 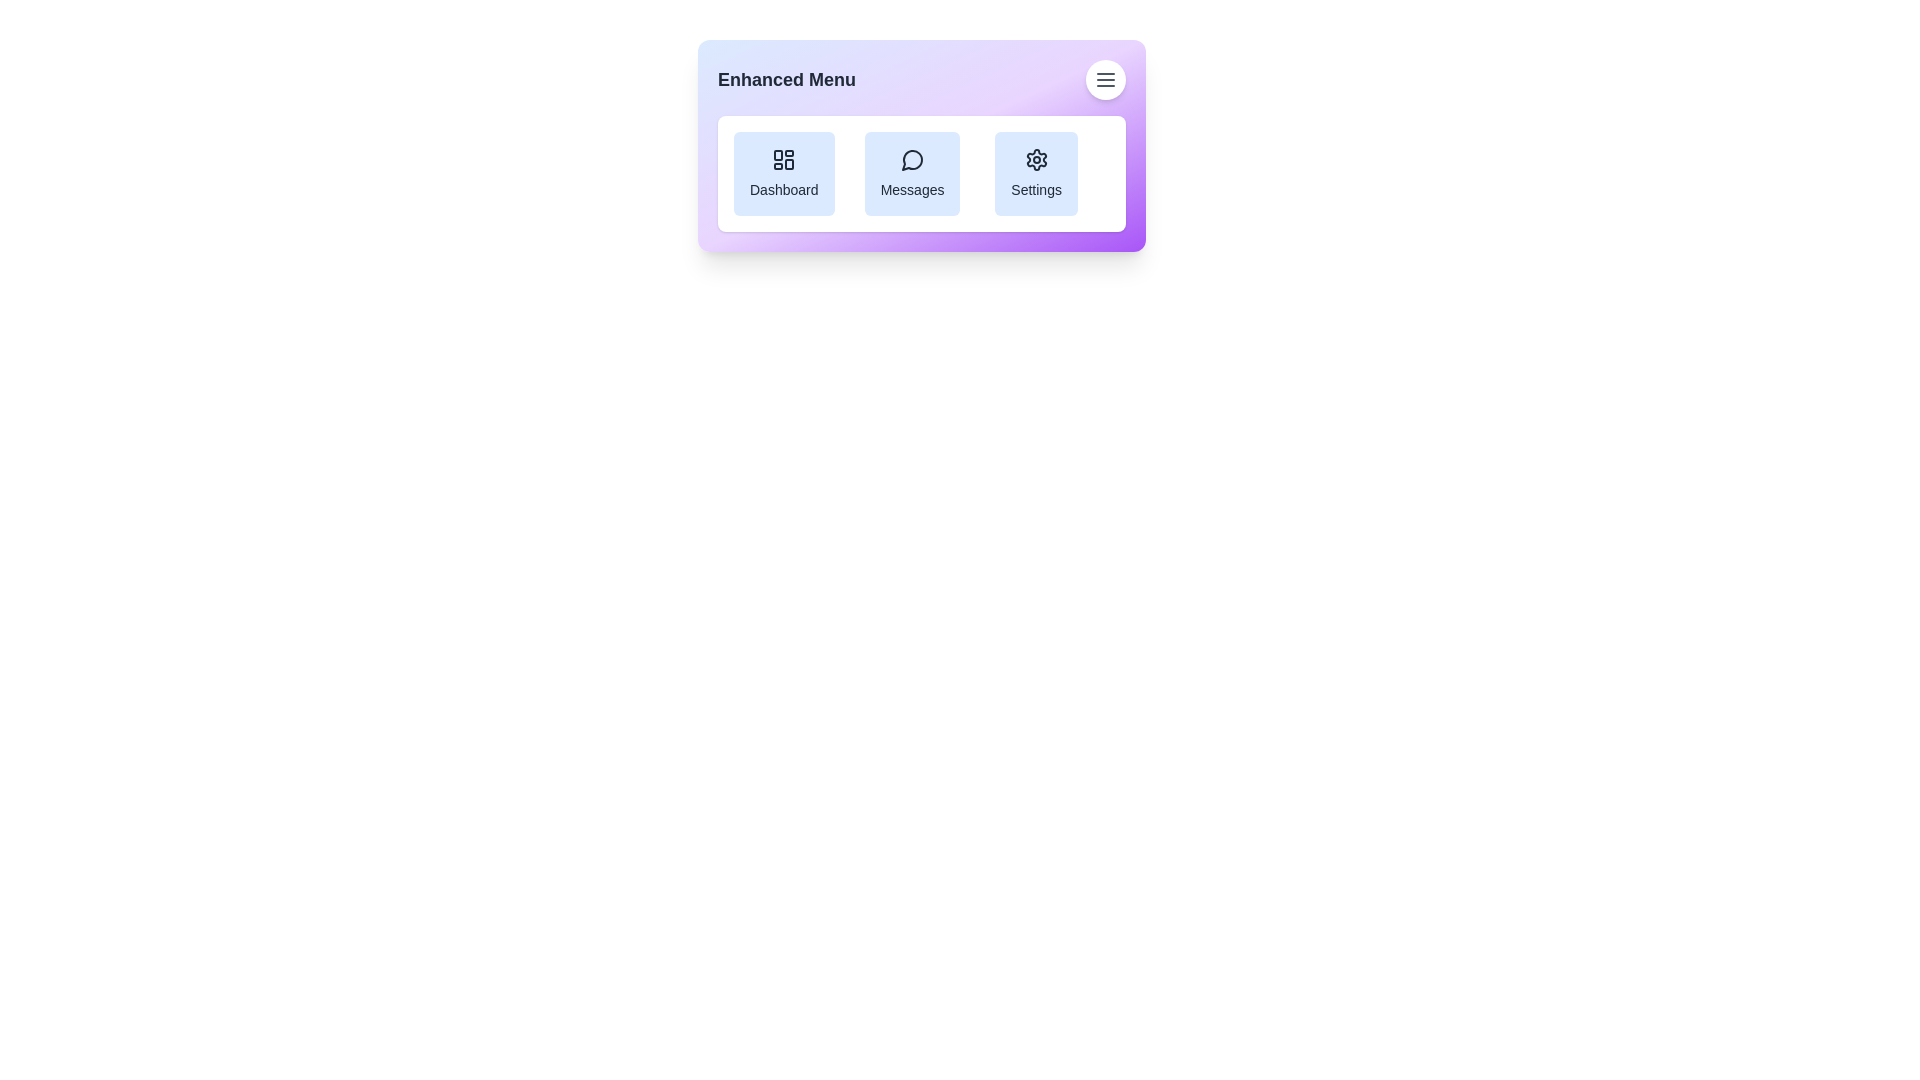 I want to click on the 'Enhanced Menu' text and read it, so click(x=786, y=79).